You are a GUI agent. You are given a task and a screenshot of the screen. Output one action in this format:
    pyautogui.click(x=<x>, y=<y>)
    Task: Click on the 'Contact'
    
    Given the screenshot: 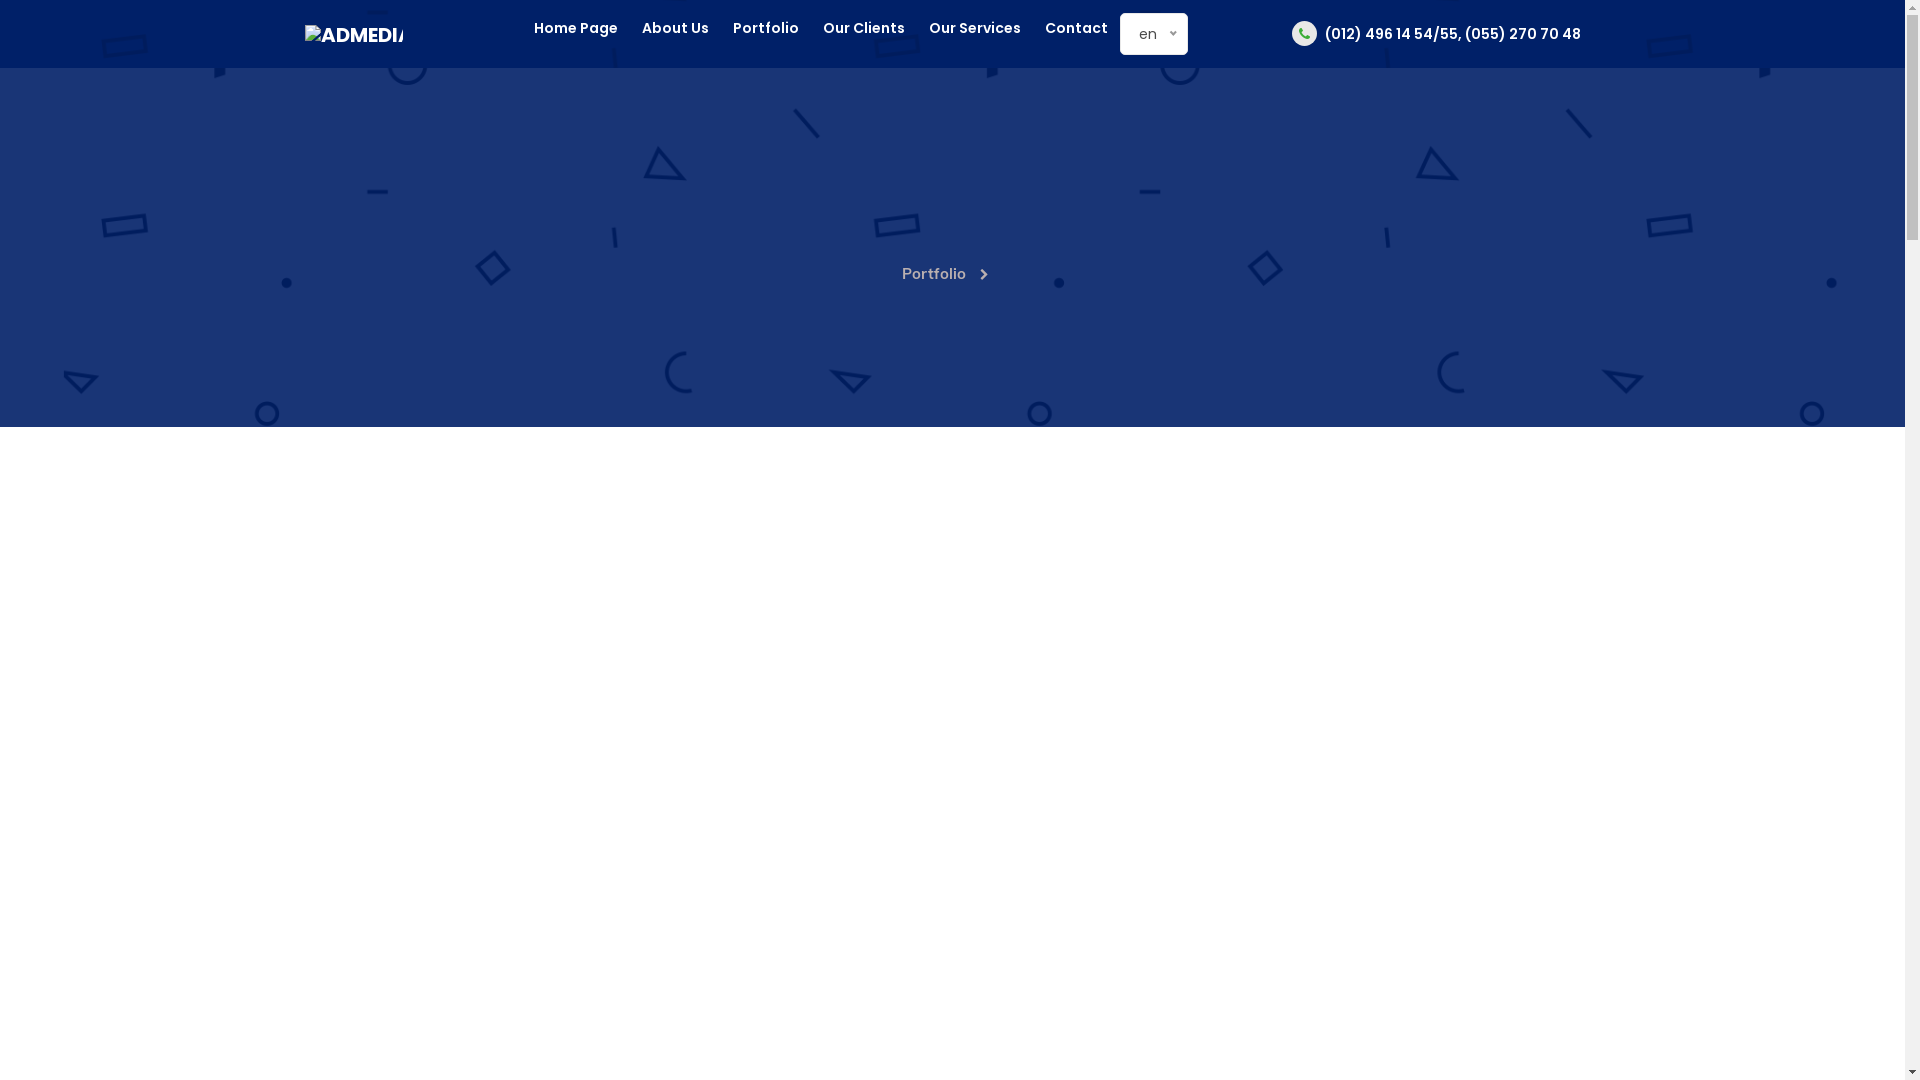 What is the action you would take?
    pyautogui.click(x=1075, y=28)
    